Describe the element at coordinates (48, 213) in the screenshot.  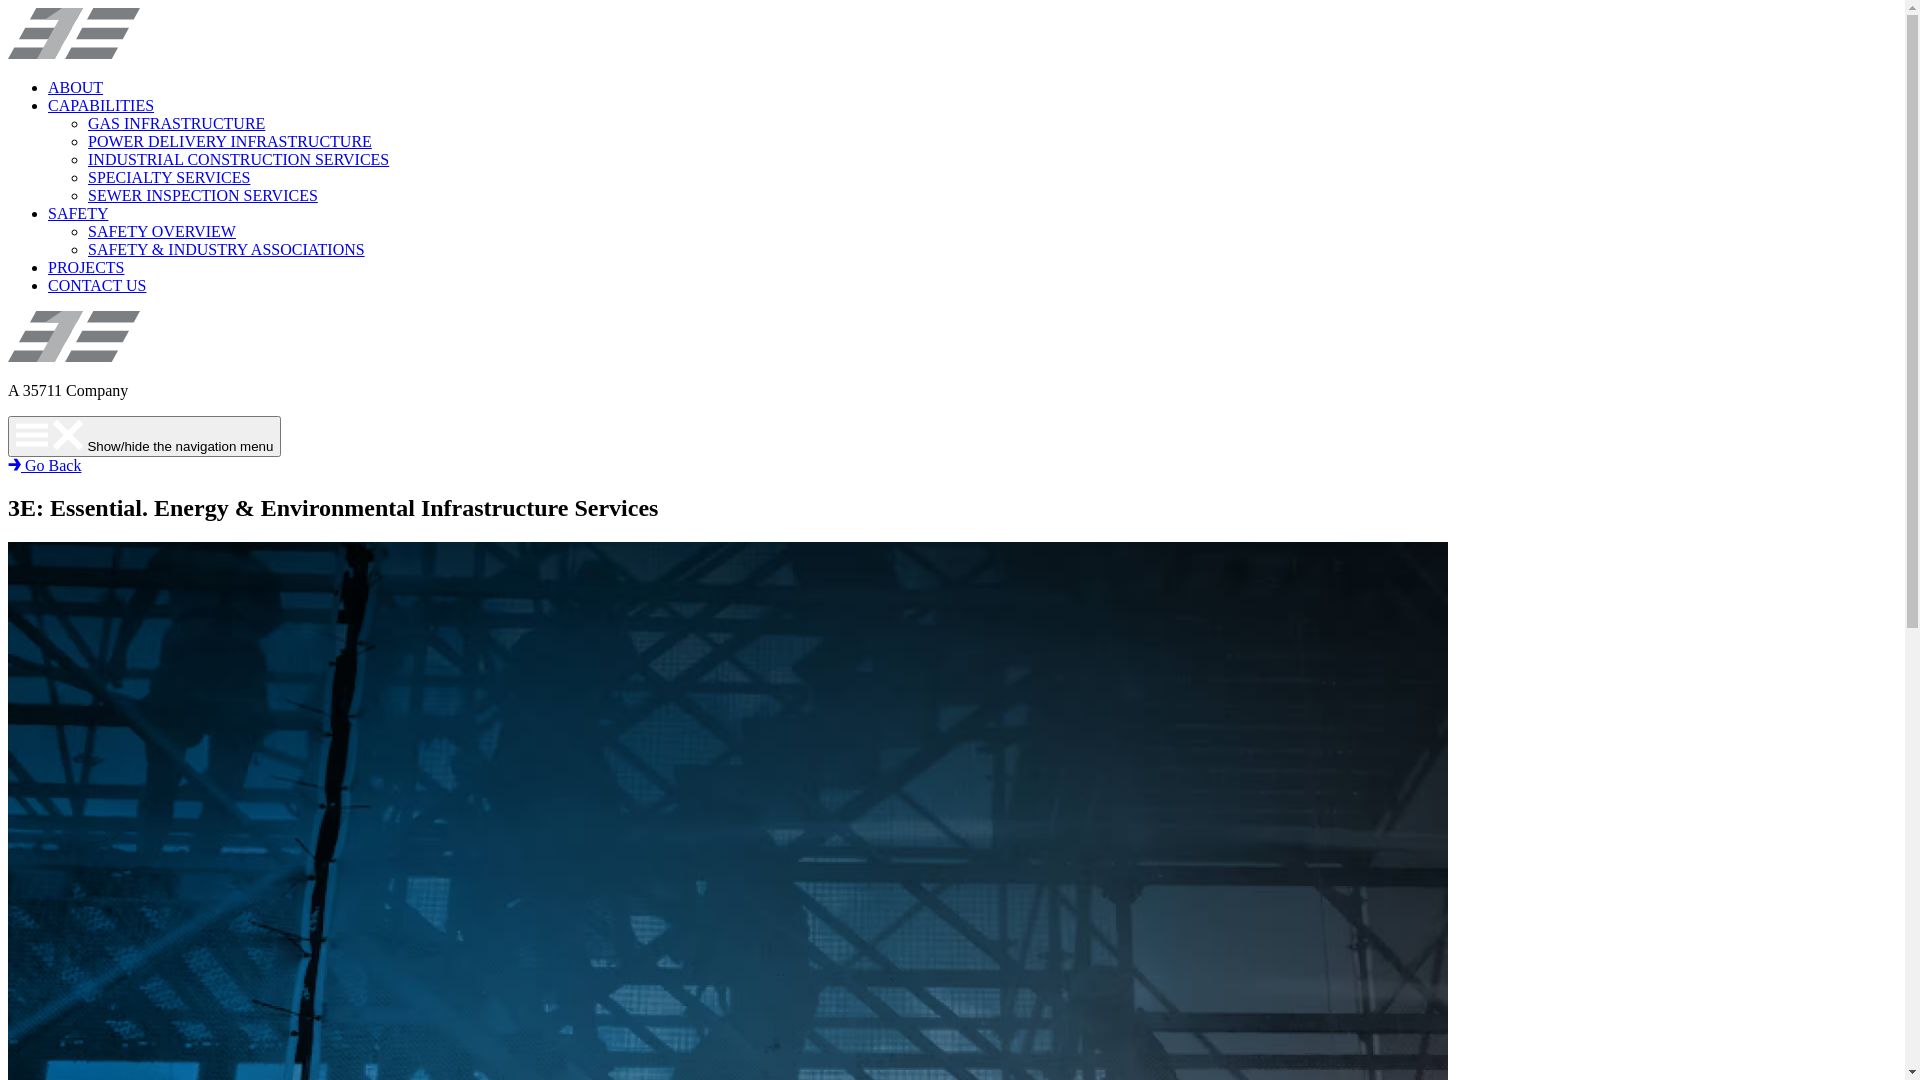
I see `'SAFETY'` at that location.